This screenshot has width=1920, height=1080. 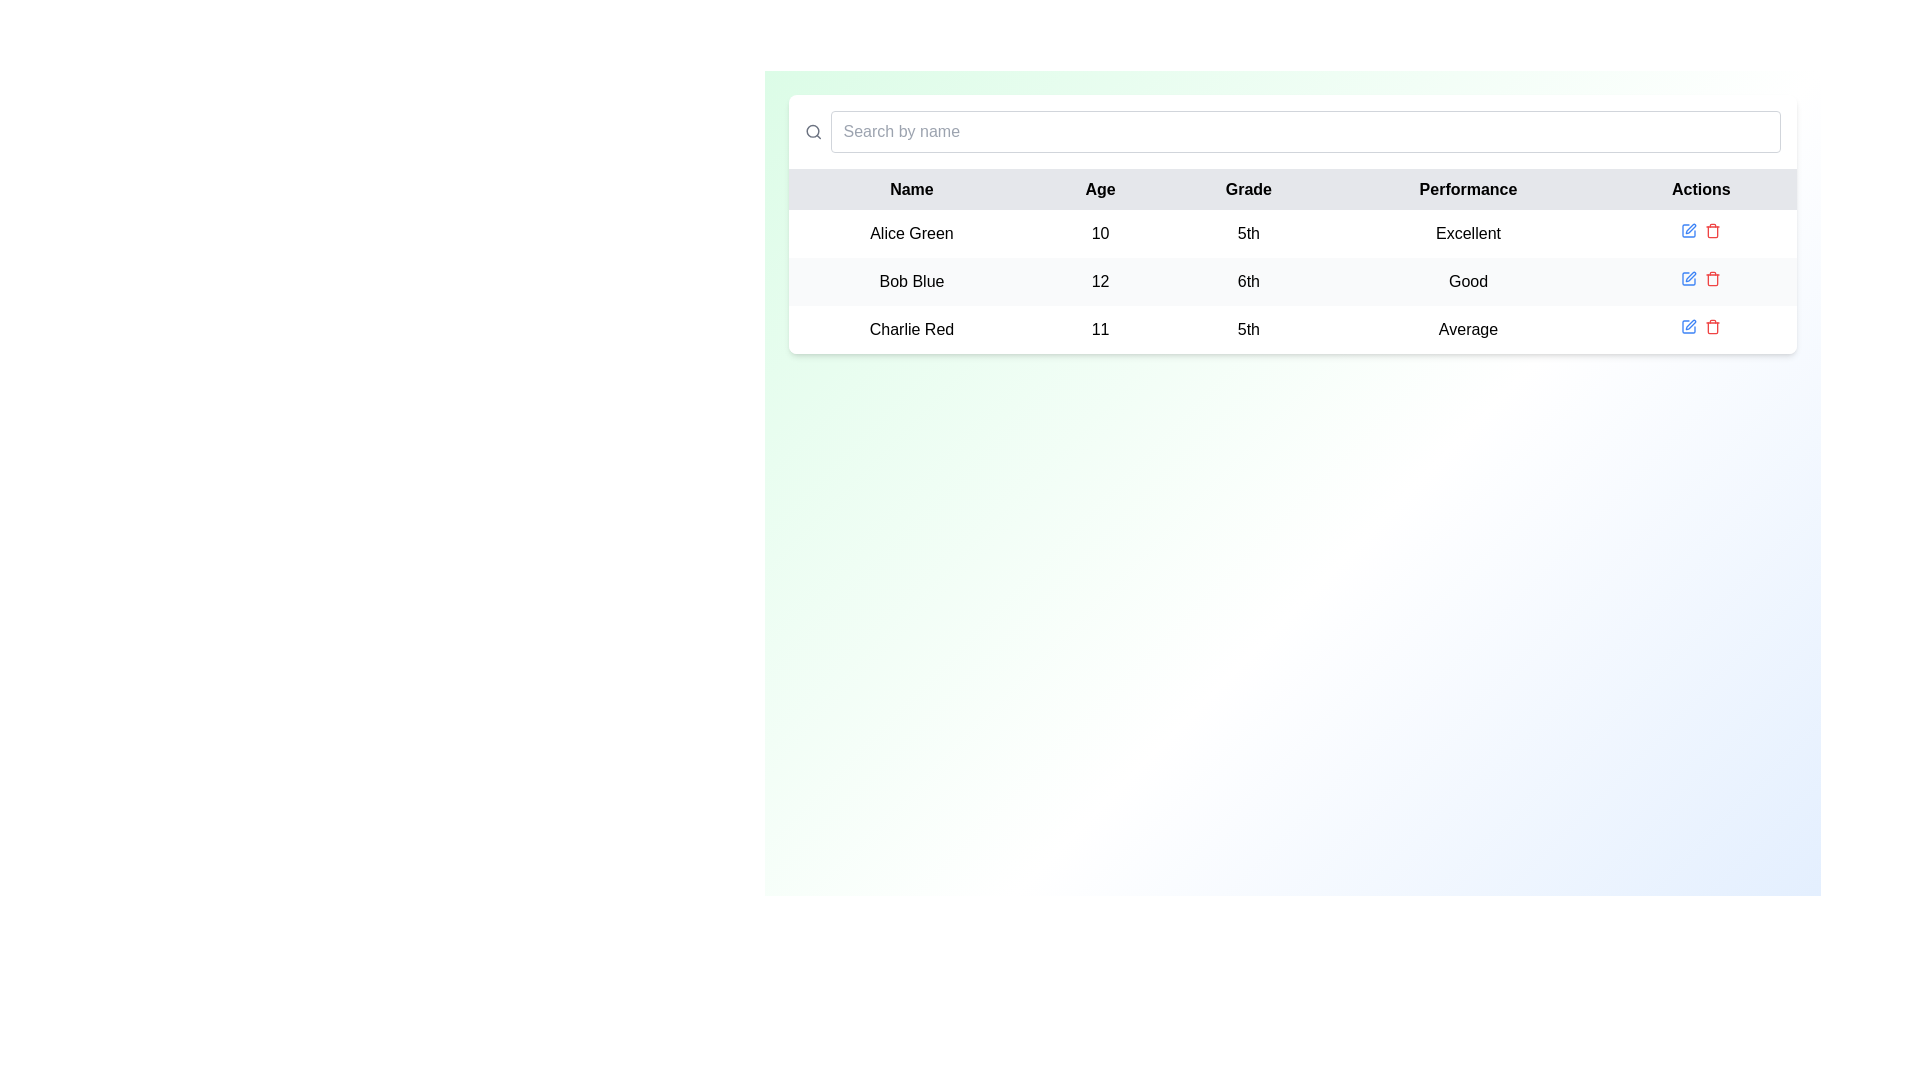 What do you see at coordinates (1247, 329) in the screenshot?
I see `the table cell displaying the text '5th' in the third column of the row associated with 'Charlie Red' under the 'Grade' header` at bounding box center [1247, 329].